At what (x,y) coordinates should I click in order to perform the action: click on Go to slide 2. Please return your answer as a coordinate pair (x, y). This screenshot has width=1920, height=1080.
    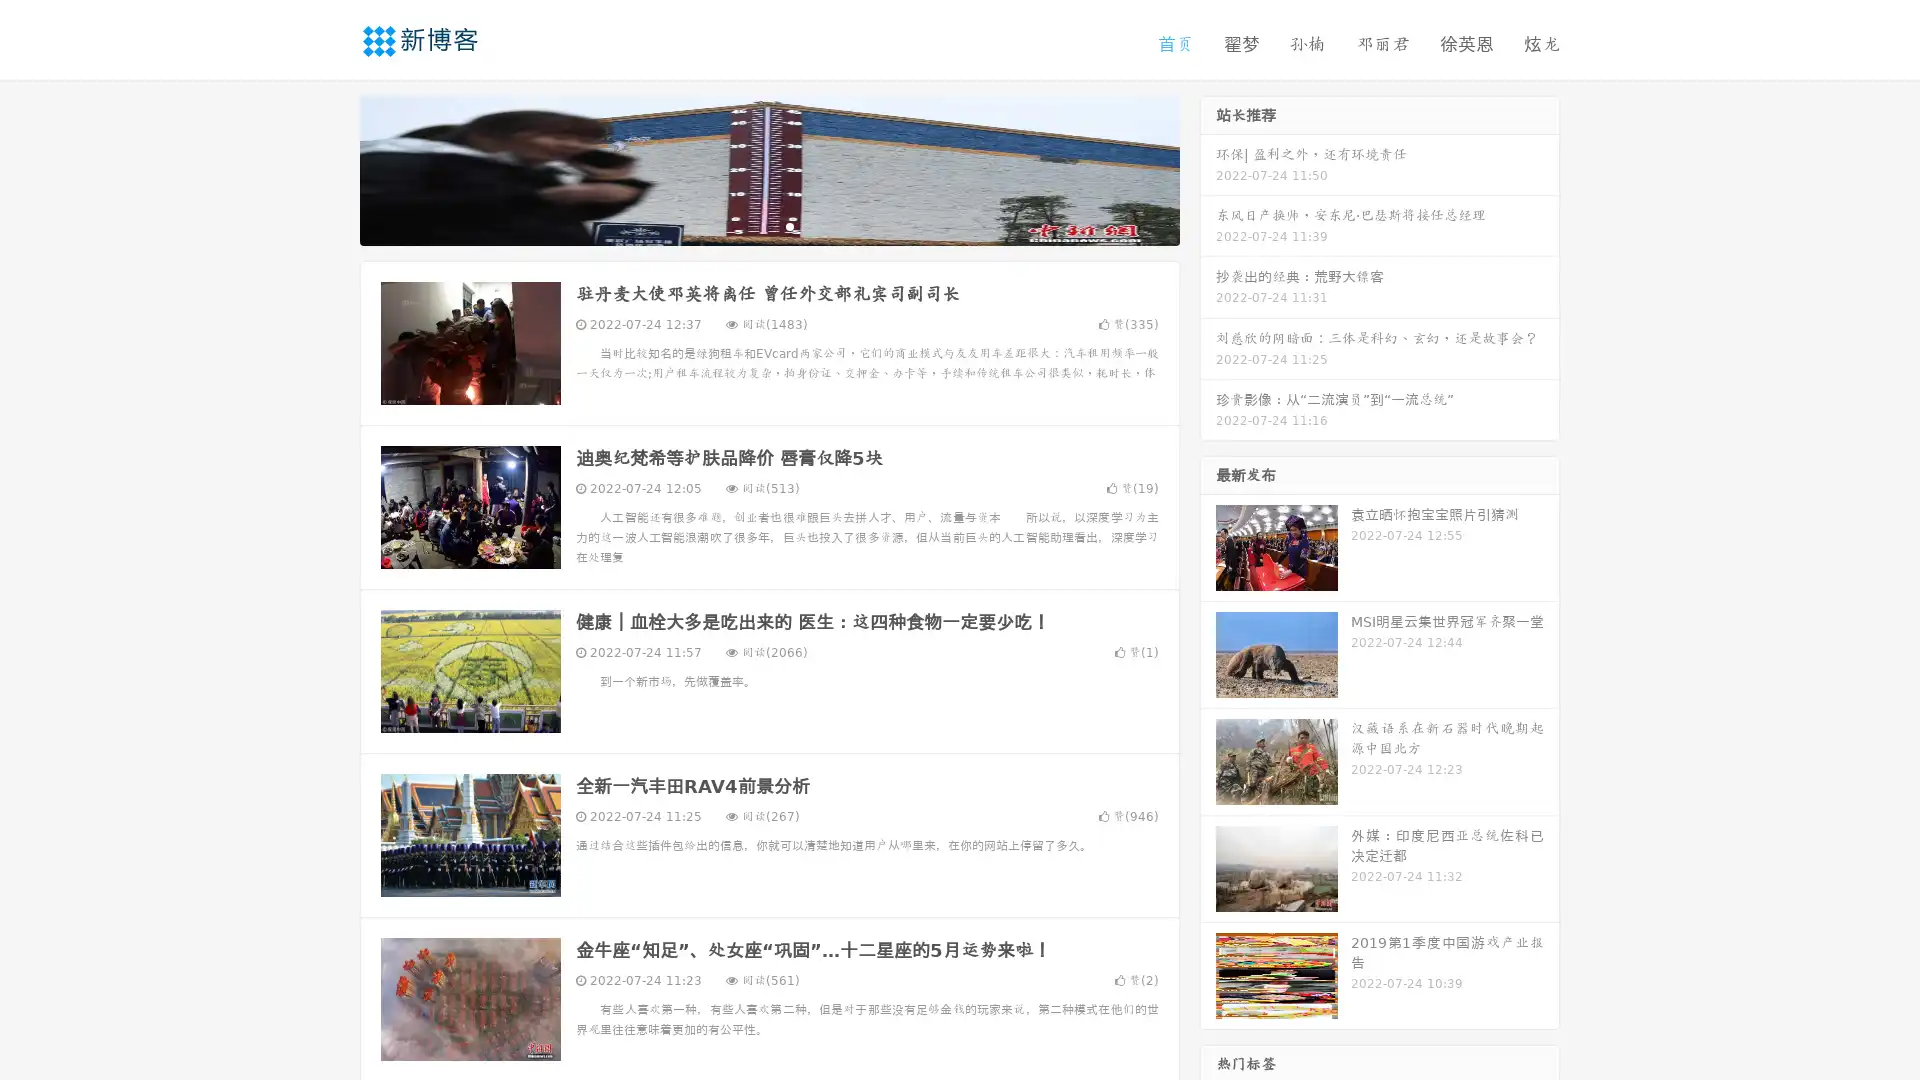
    Looking at the image, I should click on (768, 225).